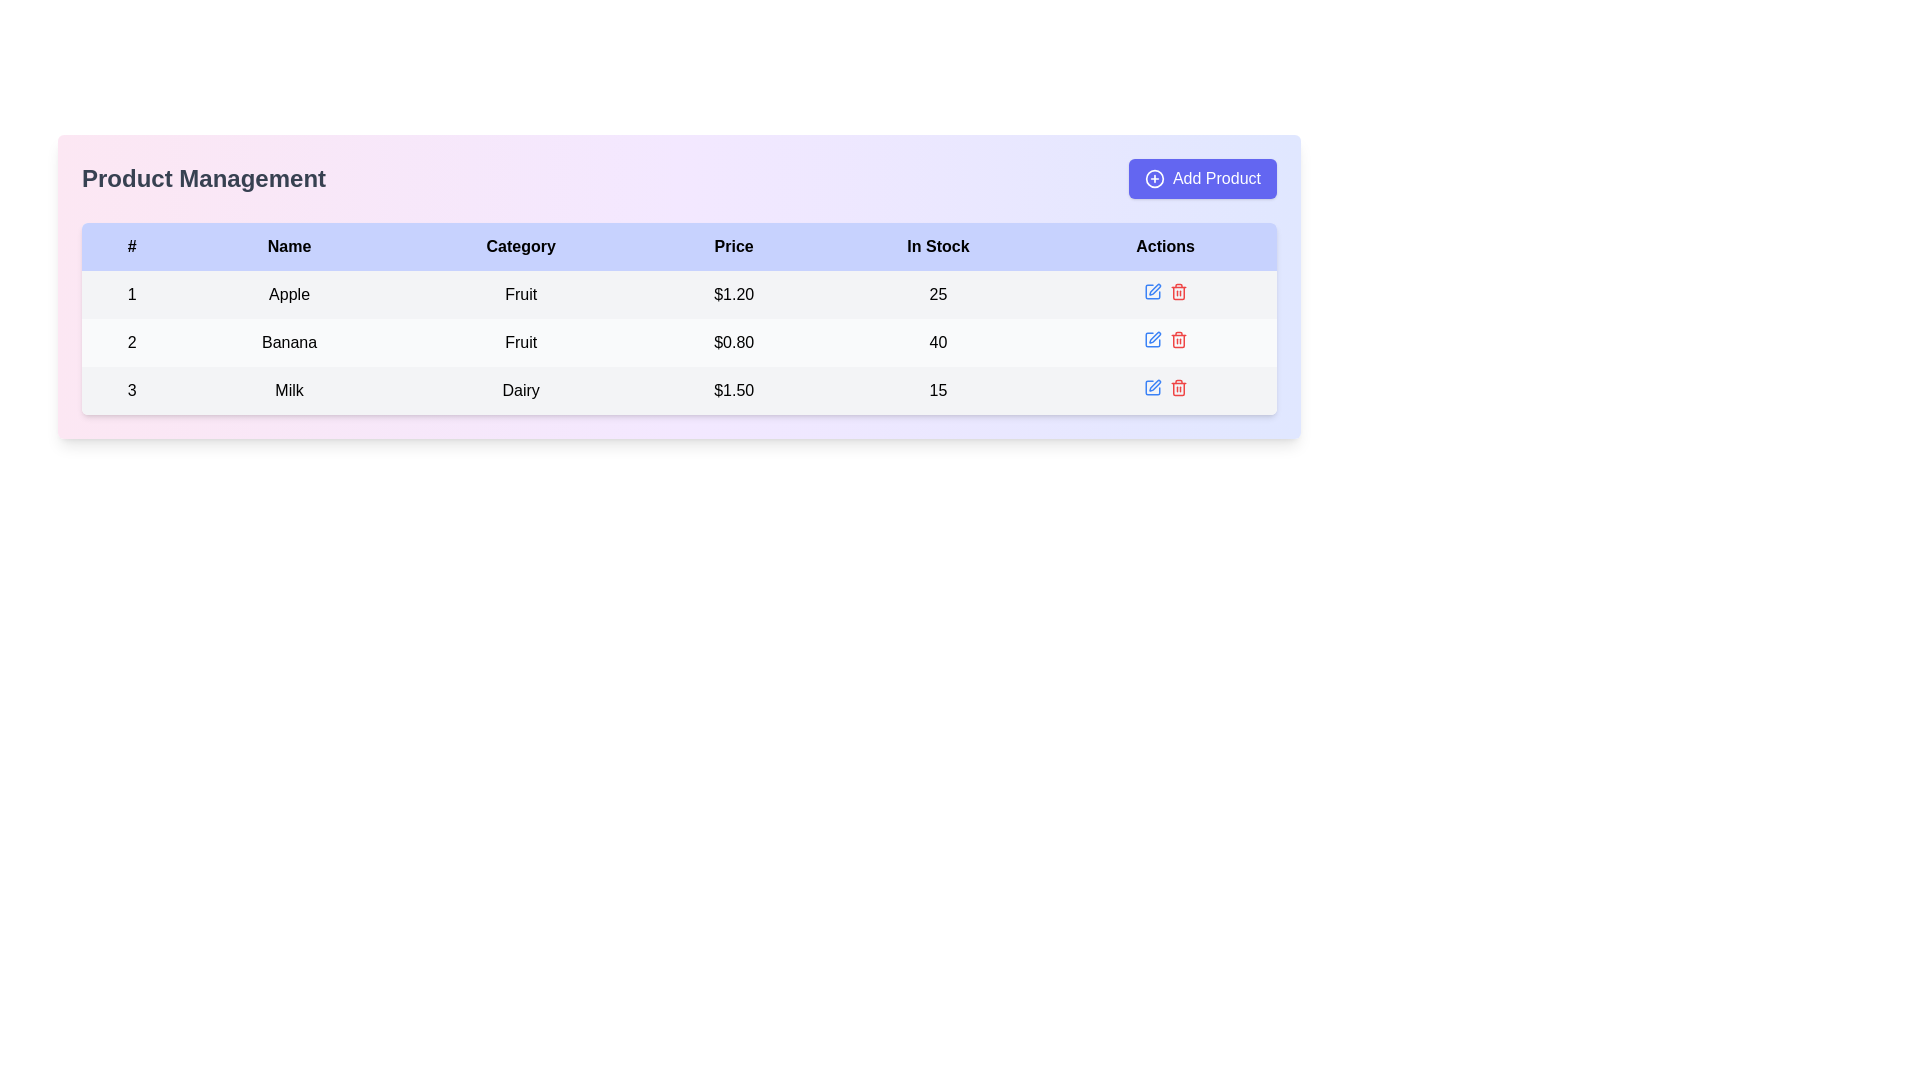 This screenshot has height=1080, width=1920. Describe the element at coordinates (1178, 292) in the screenshot. I see `the red trash icon button located on the rightmost side of the "Actions" column in the third row of items` at that location.